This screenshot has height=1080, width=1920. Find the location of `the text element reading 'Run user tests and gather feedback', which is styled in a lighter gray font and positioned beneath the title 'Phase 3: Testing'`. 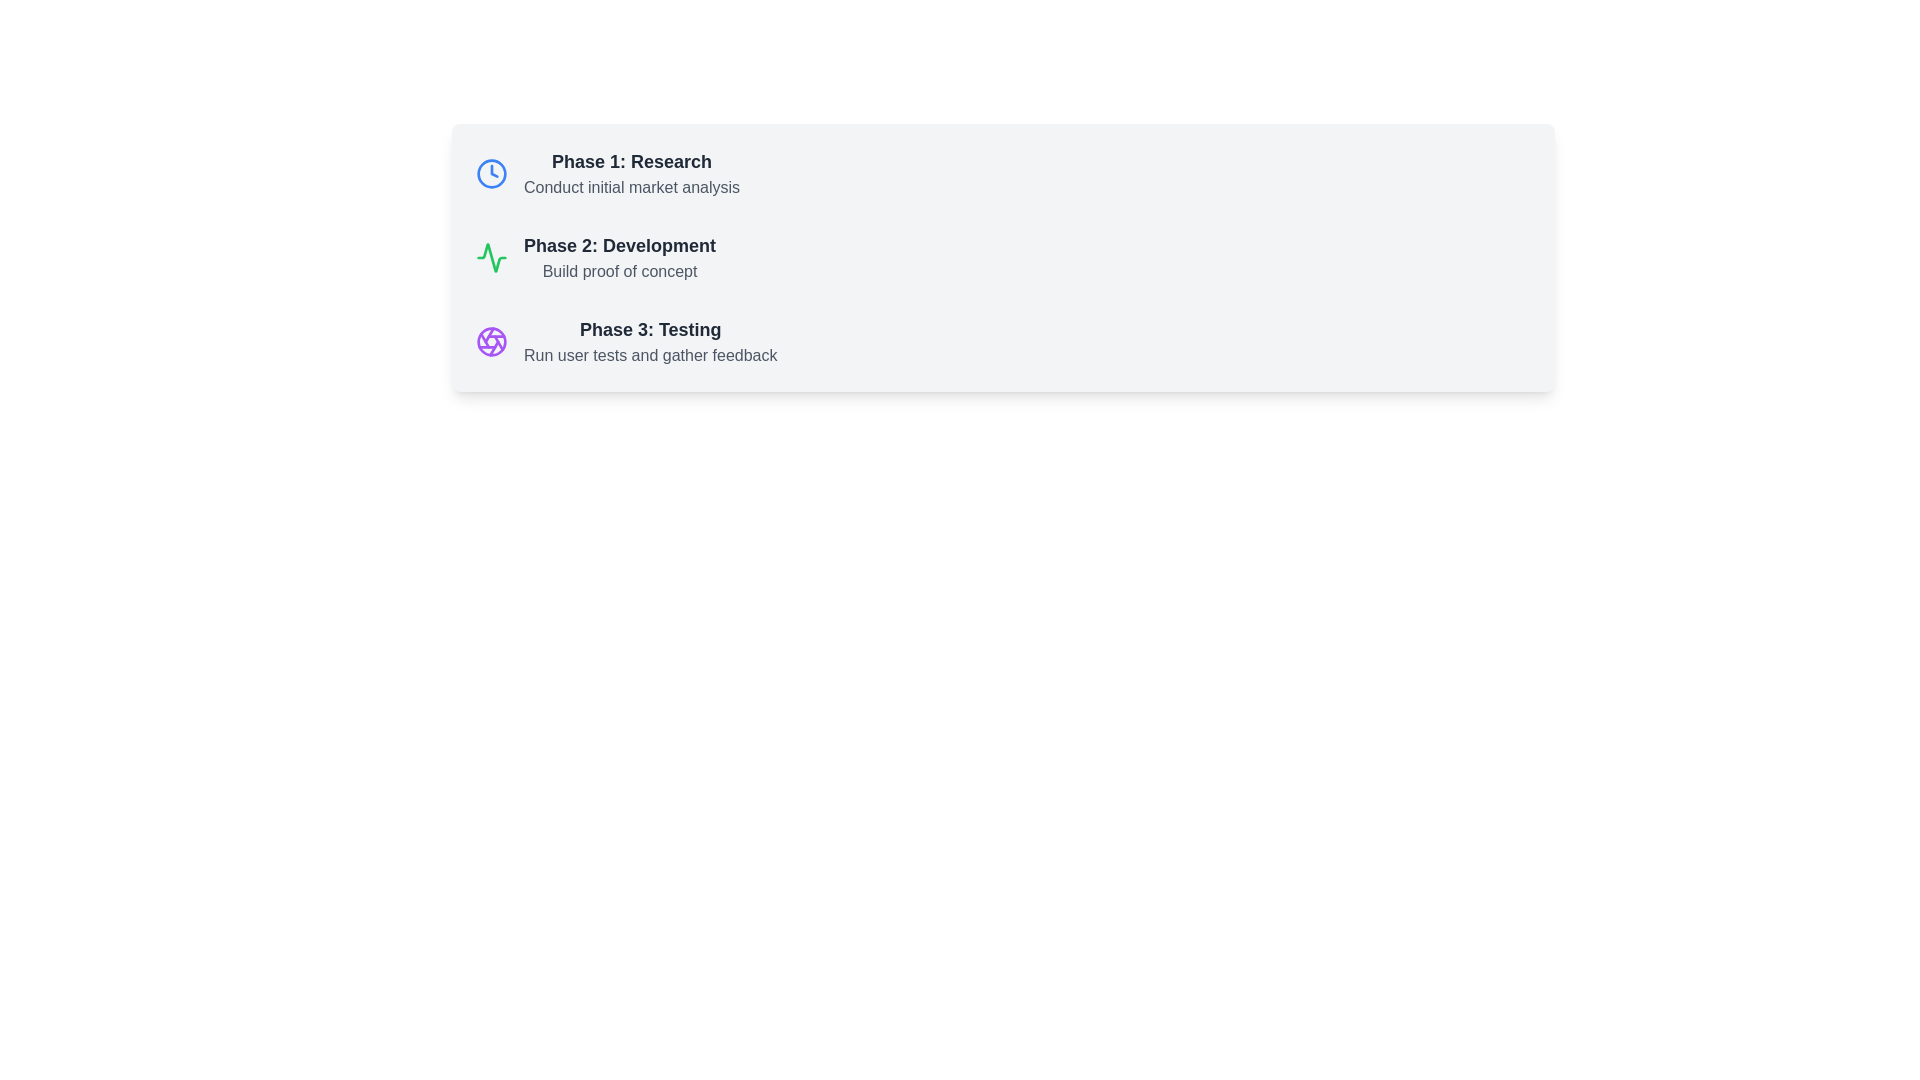

the text element reading 'Run user tests and gather feedback', which is styled in a lighter gray font and positioned beneath the title 'Phase 3: Testing' is located at coordinates (650, 354).